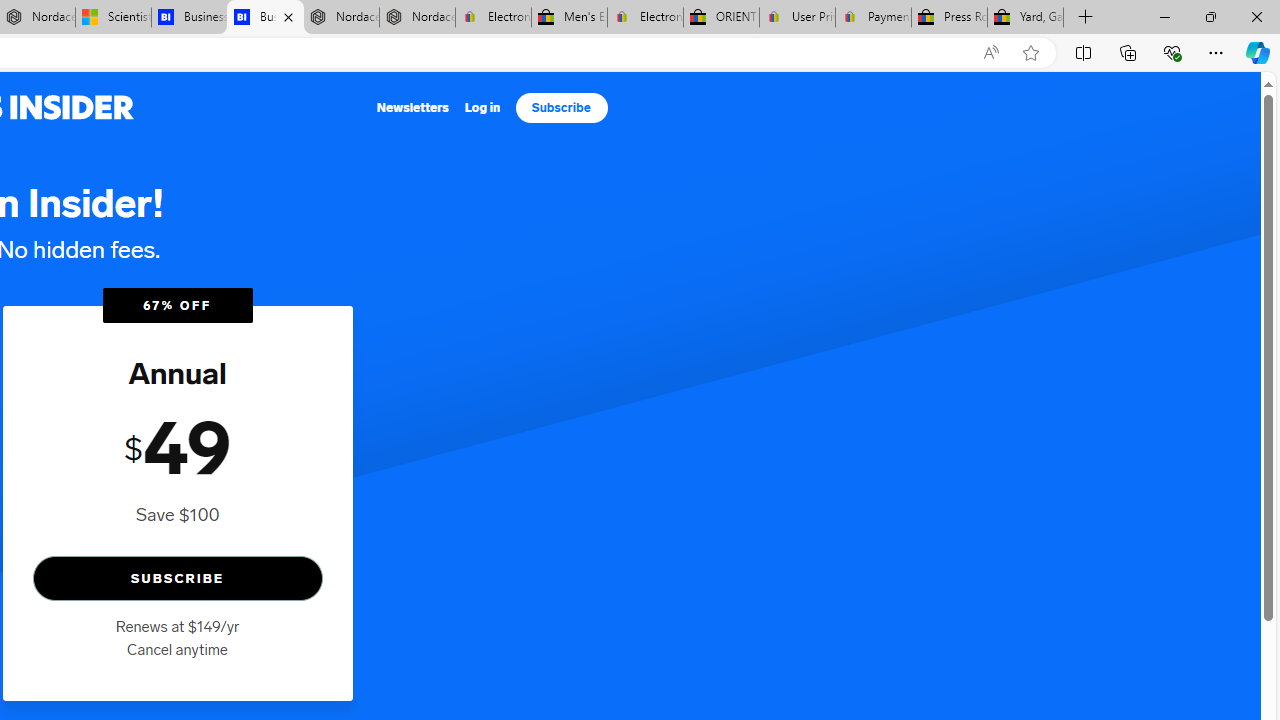 The image size is (1280, 720). What do you see at coordinates (1025, 17) in the screenshot?
I see `'Yard, Garden & Outdoor Living'` at bounding box center [1025, 17].